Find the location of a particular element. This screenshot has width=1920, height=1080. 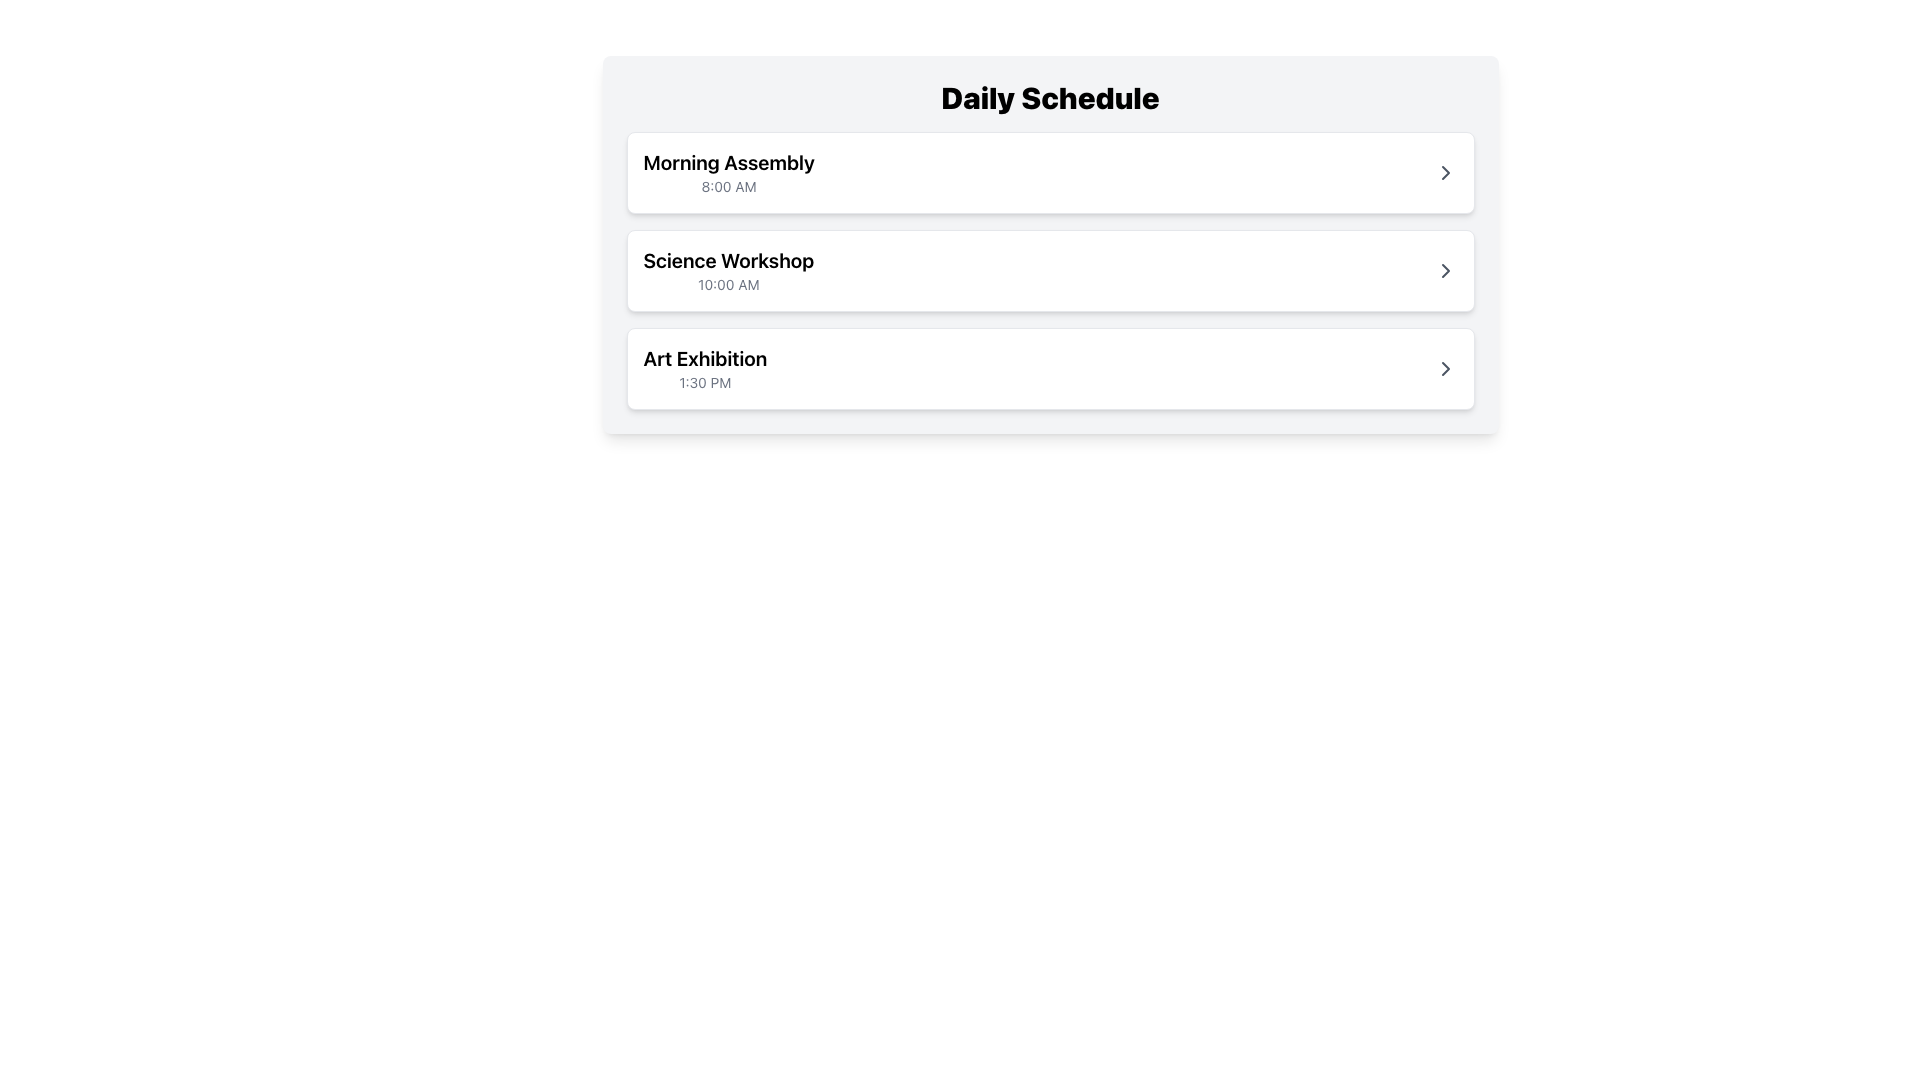

the chevron icon on the far-right side of the 'Science Workshop' row is located at coordinates (1445, 270).